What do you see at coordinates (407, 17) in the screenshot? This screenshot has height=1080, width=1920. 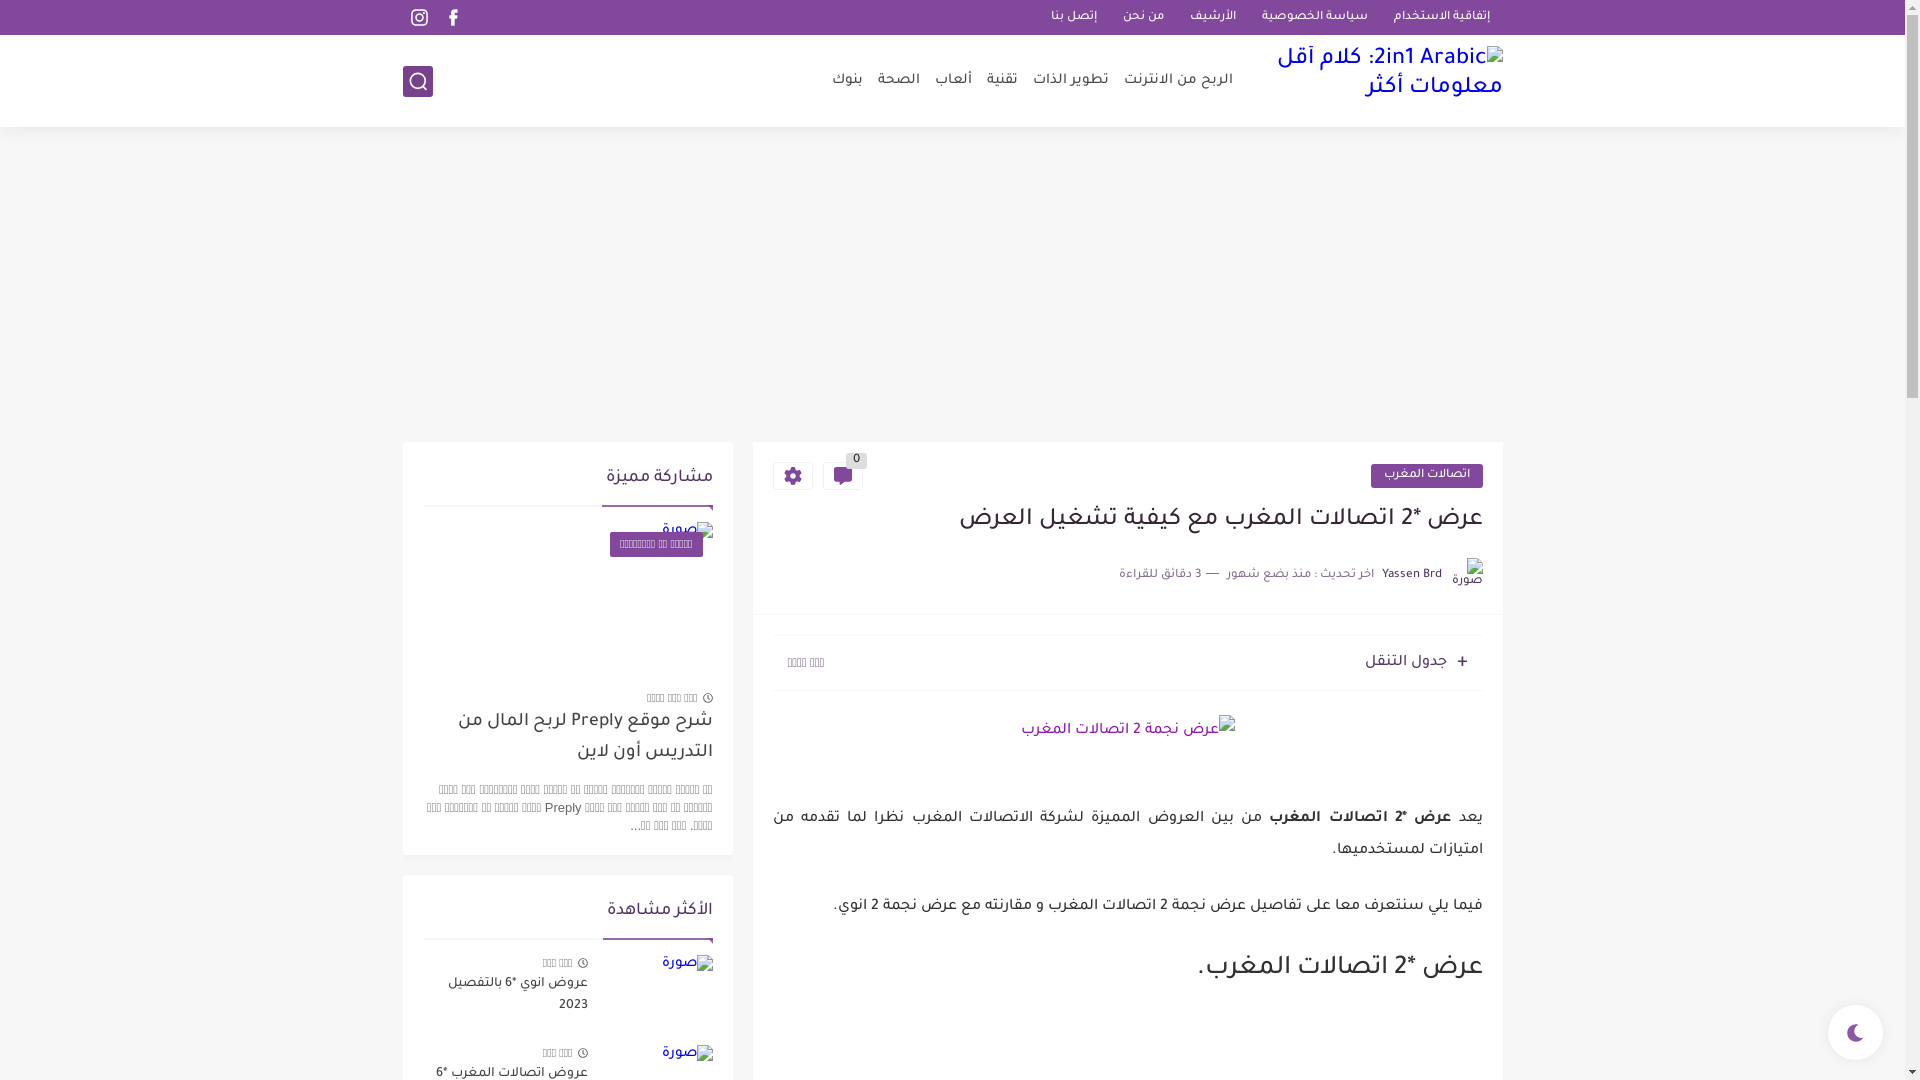 I see `'instagram'` at bounding box center [407, 17].